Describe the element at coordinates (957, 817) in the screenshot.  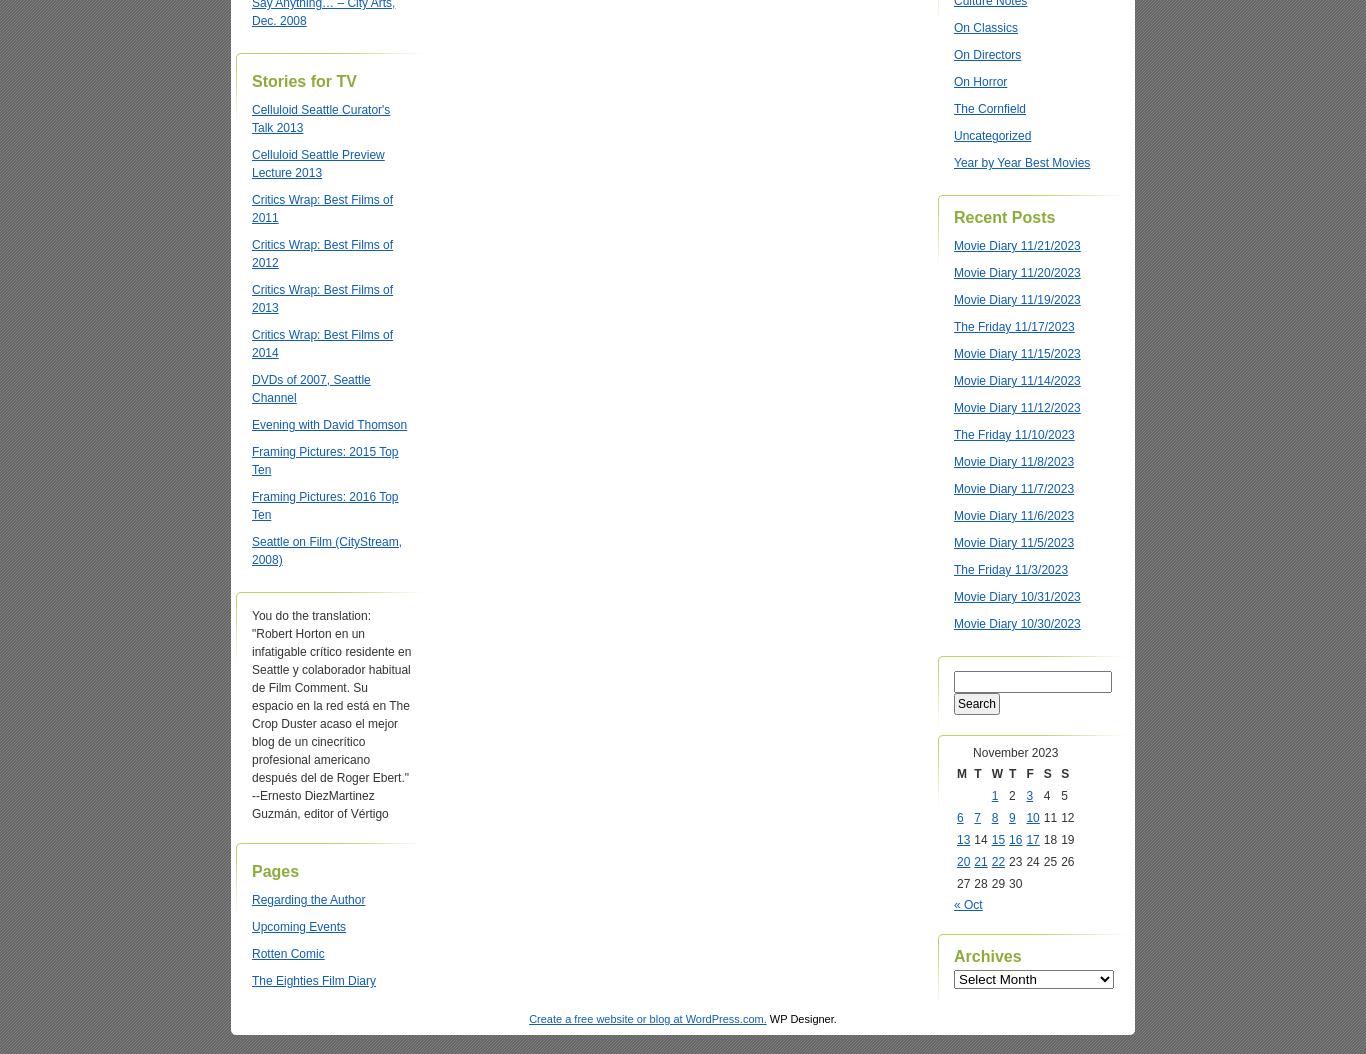
I see `'6'` at that location.